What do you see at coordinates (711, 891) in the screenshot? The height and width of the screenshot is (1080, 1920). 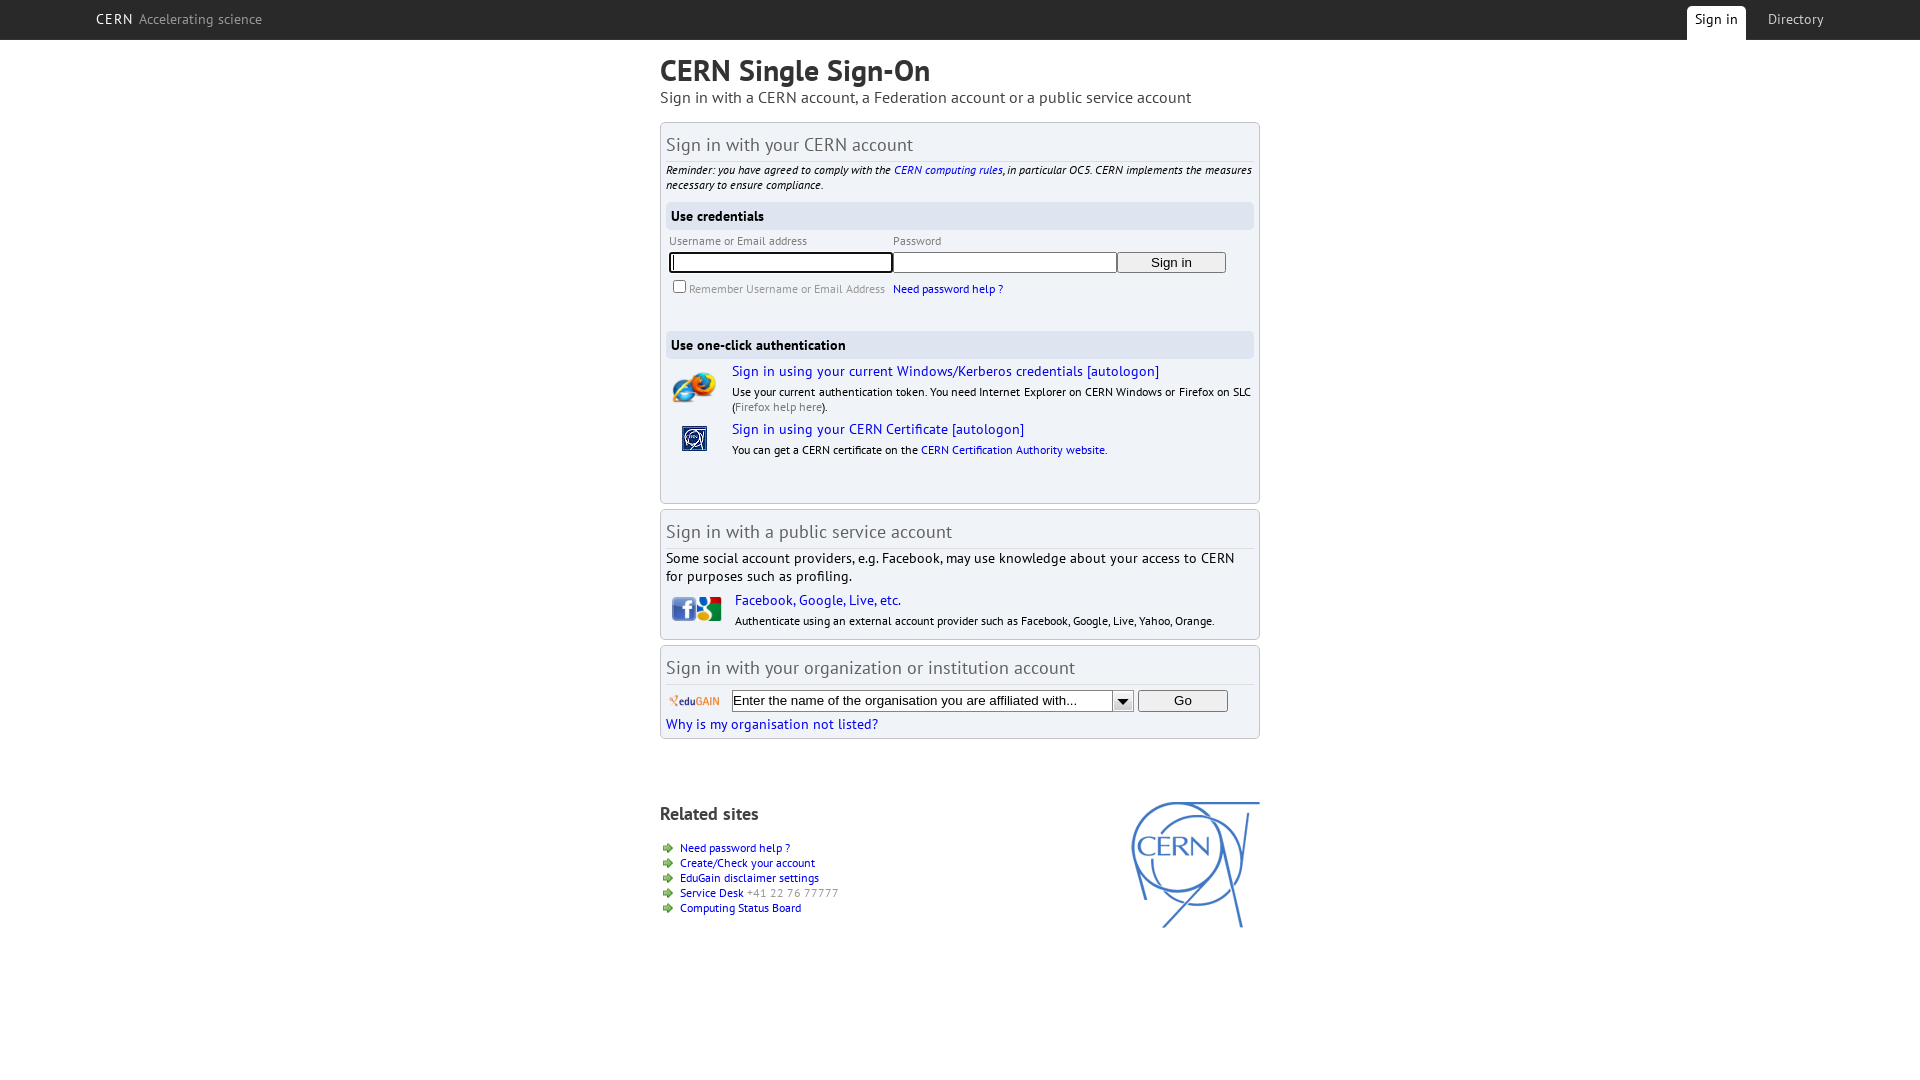 I see `'Service Desk'` at bounding box center [711, 891].